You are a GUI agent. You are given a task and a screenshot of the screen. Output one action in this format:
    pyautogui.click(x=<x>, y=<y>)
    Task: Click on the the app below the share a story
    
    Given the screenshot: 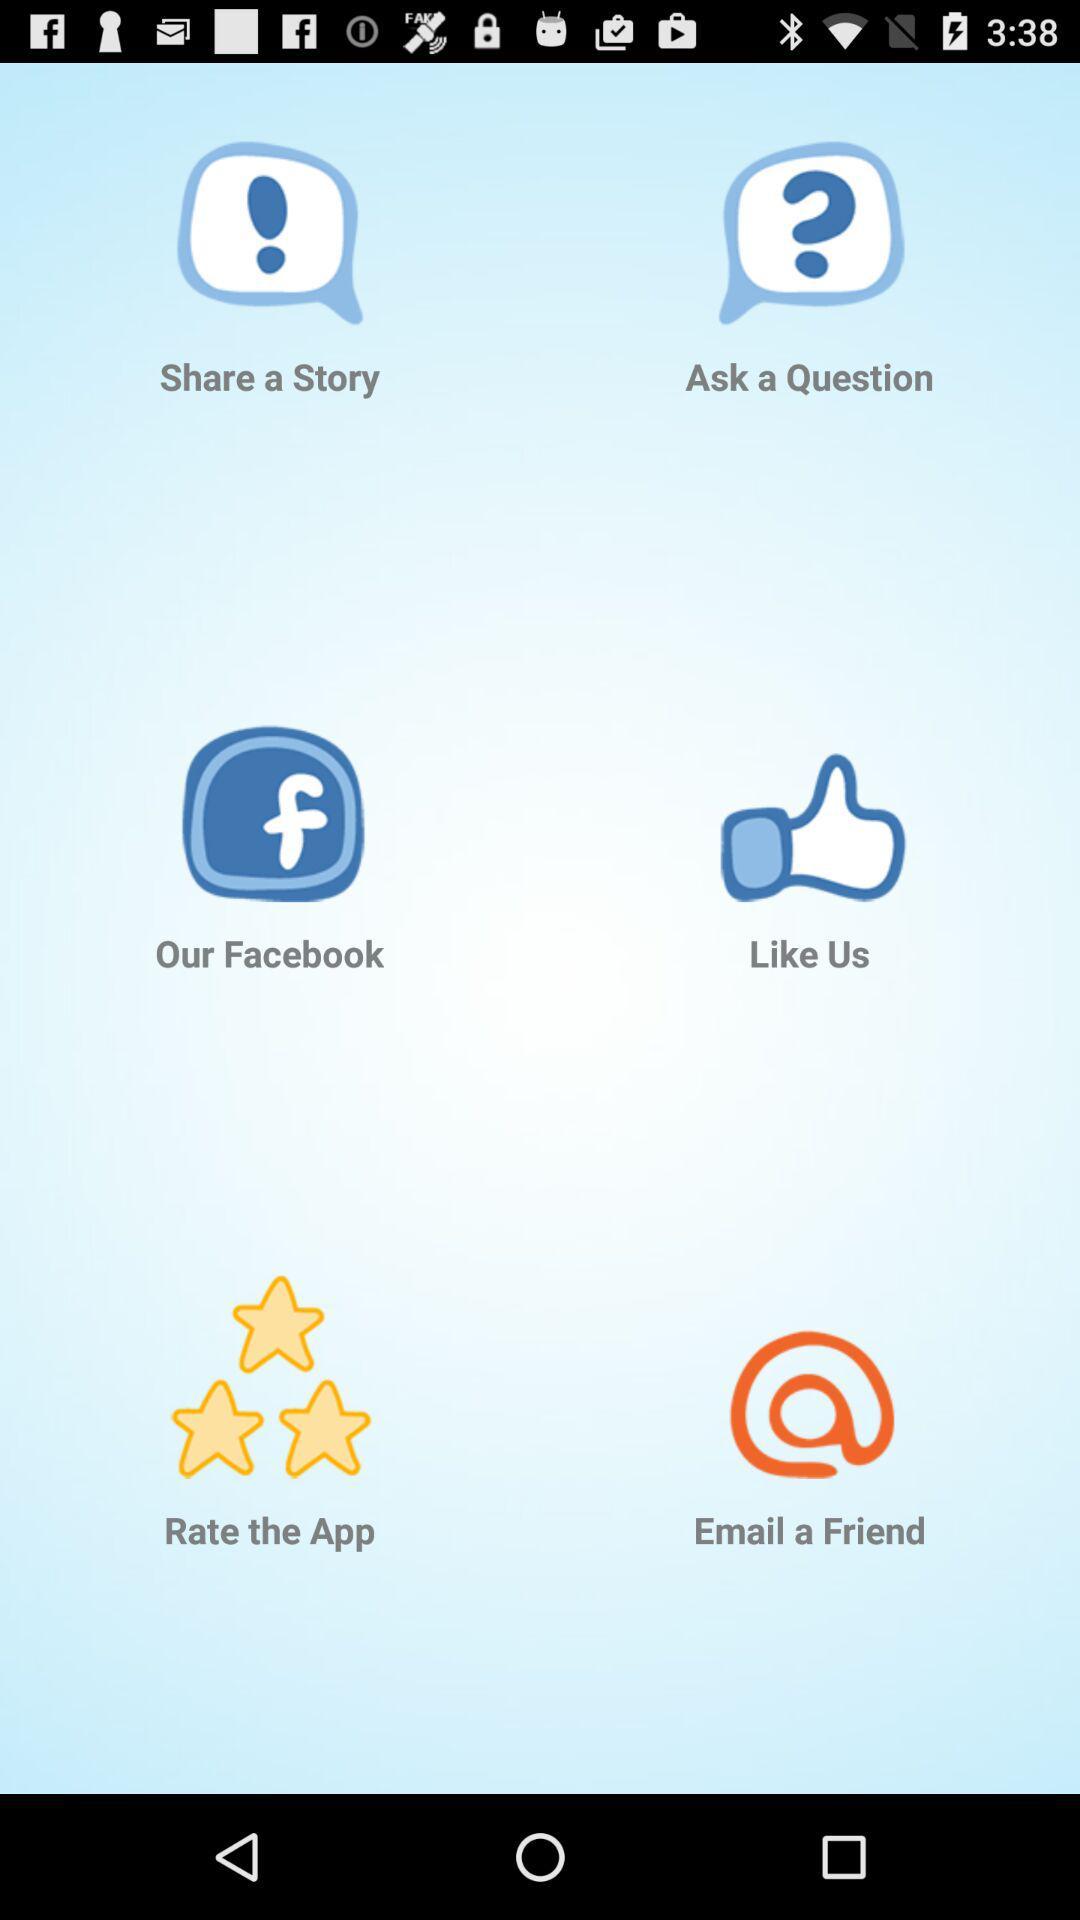 What is the action you would take?
    pyautogui.click(x=270, y=770)
    